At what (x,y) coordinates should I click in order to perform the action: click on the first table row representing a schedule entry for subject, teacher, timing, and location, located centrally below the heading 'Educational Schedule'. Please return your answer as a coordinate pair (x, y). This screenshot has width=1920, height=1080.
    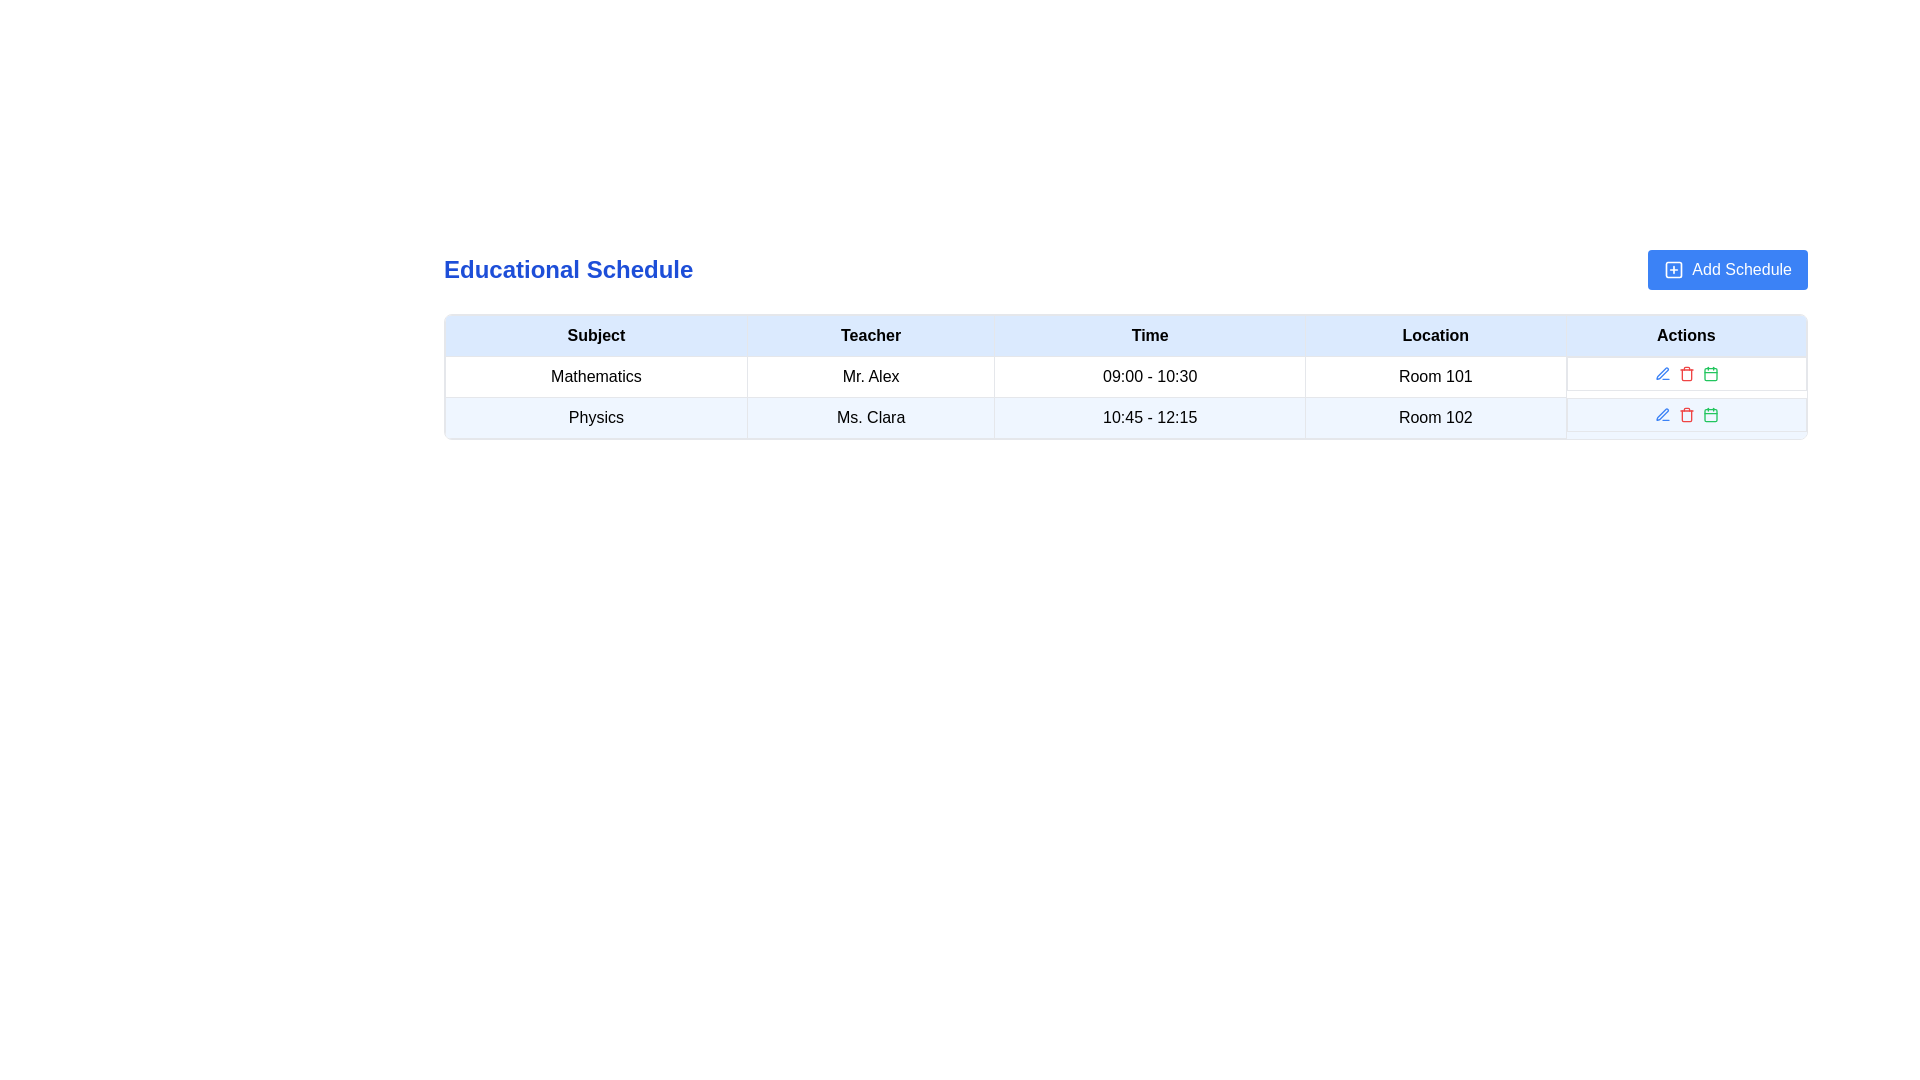
    Looking at the image, I should click on (1126, 377).